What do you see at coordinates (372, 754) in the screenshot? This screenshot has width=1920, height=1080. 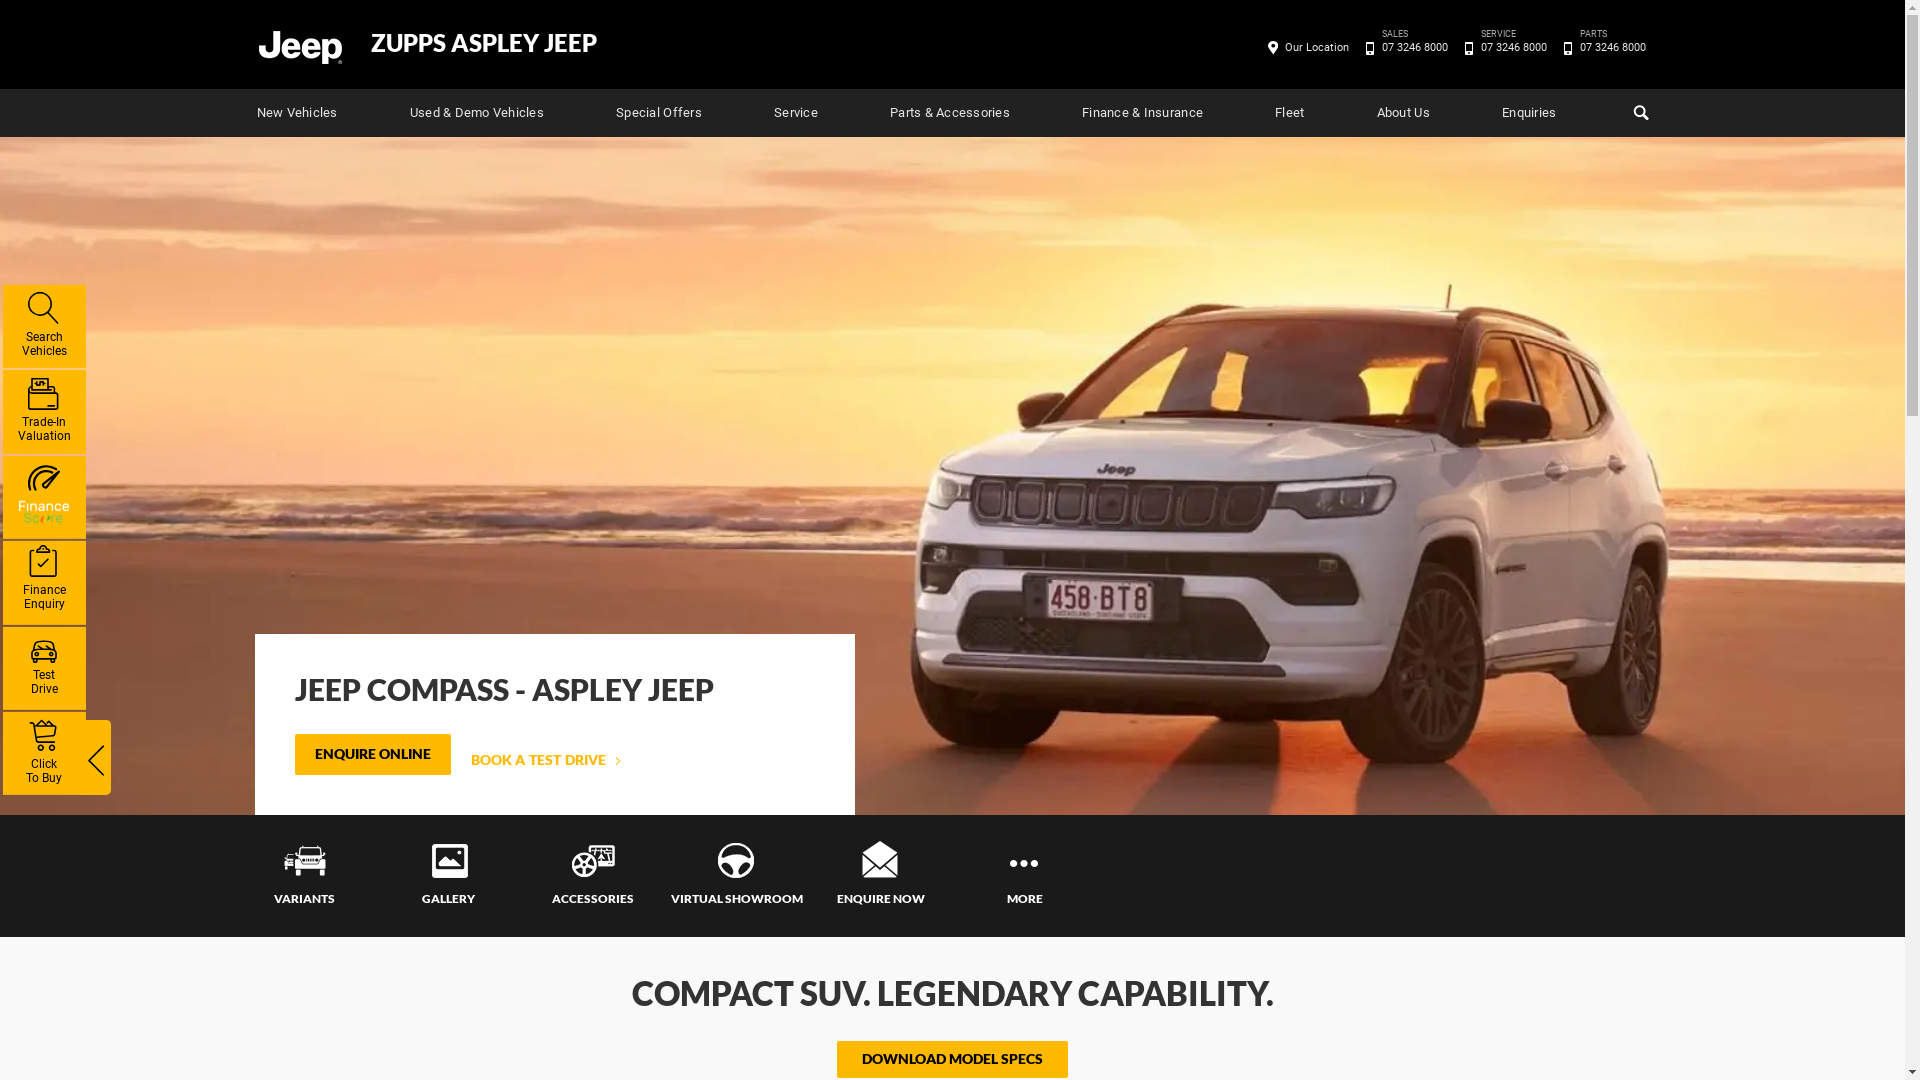 I see `'ENQUIRE ONLINE'` at bounding box center [372, 754].